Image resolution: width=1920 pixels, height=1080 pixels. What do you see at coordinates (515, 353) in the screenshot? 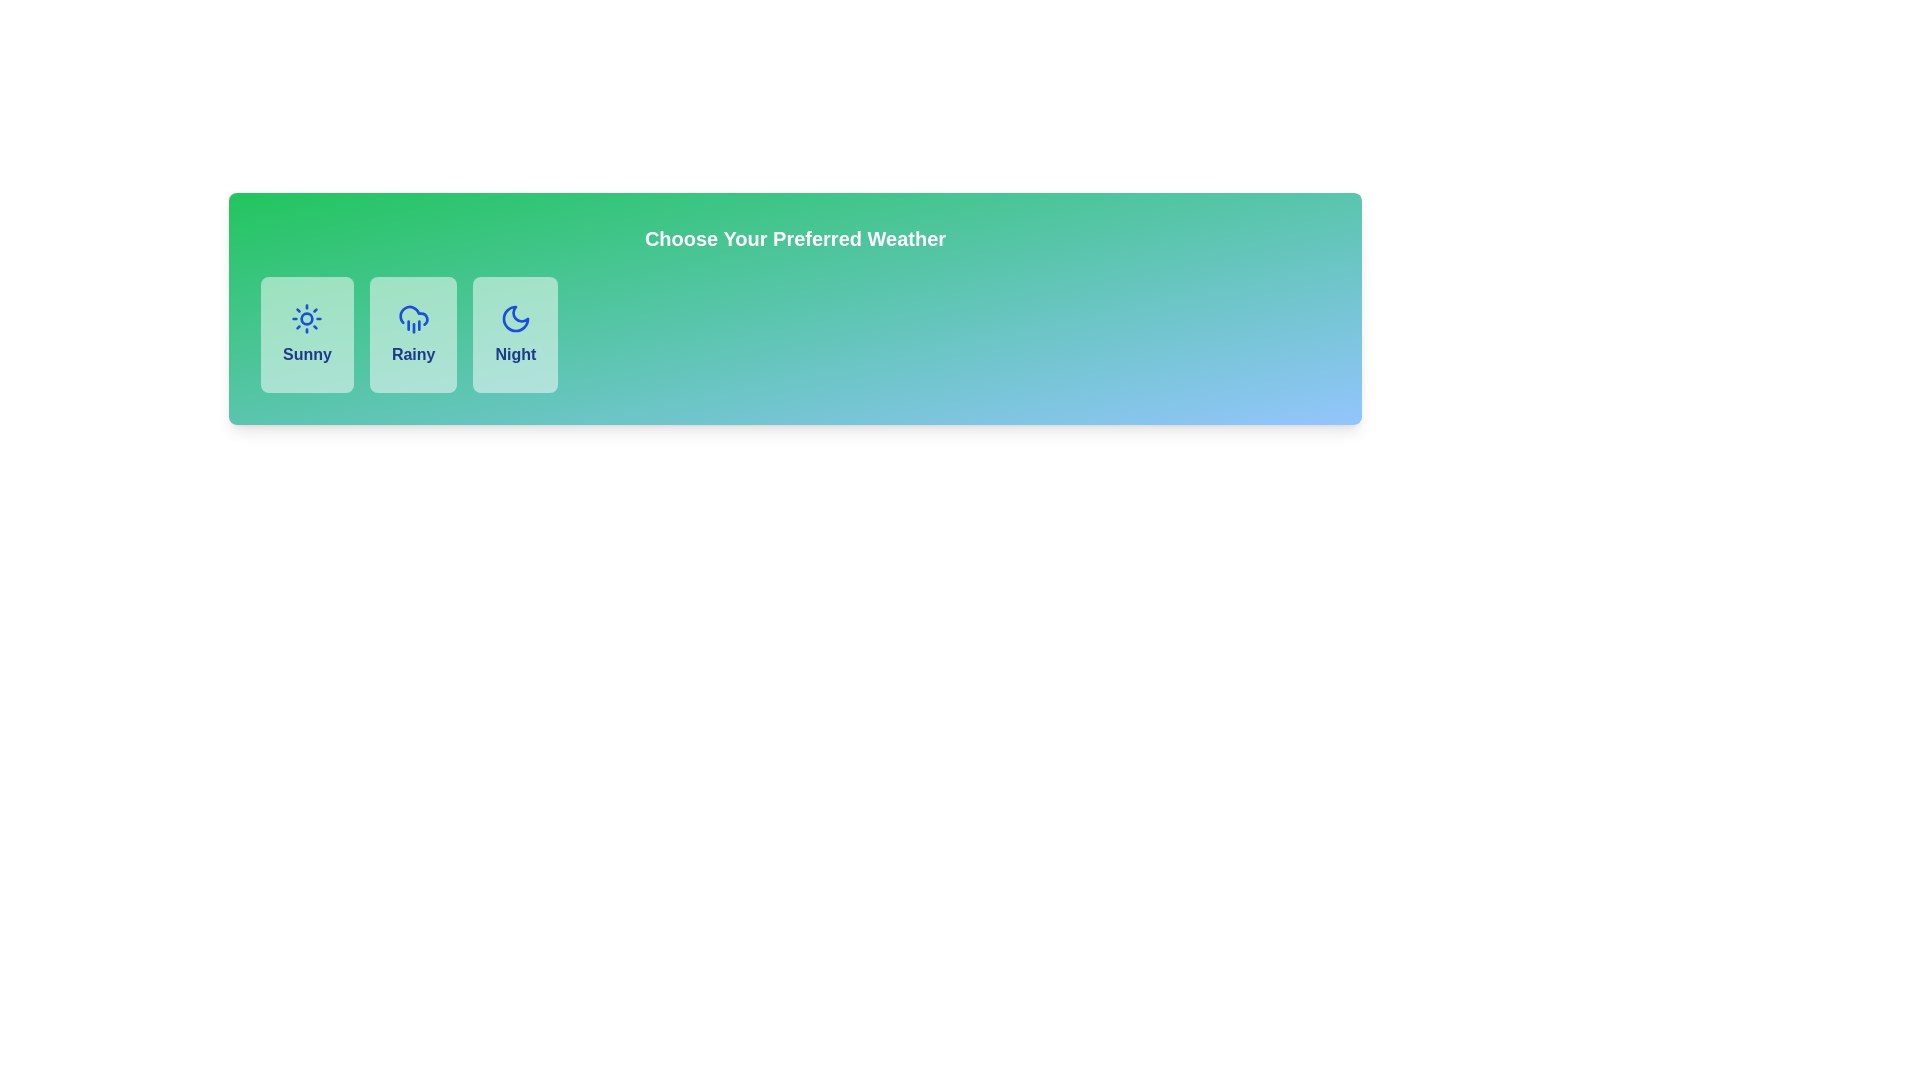
I see `the text content of the bold, blue-colored 'Night' text label located in the center of the third weather option card from the left, below the crescent moon icon` at bounding box center [515, 353].